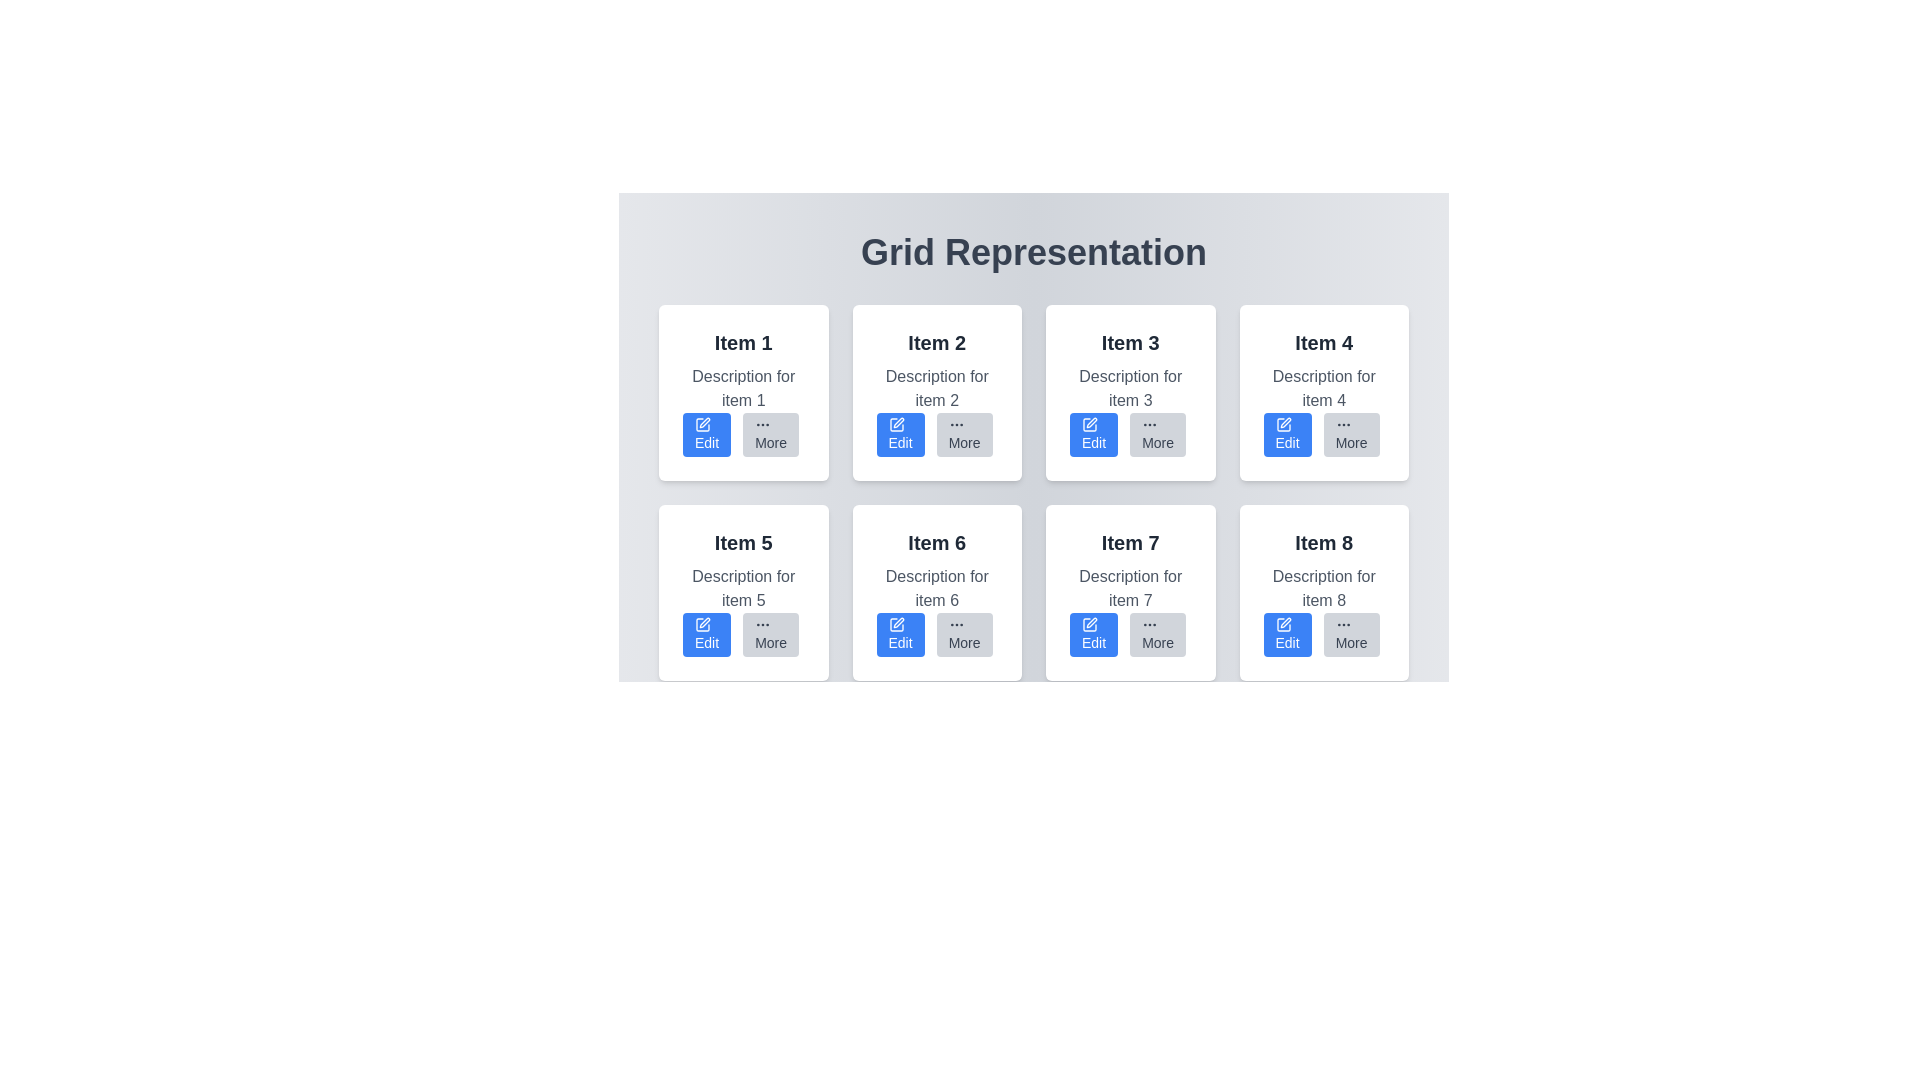  What do you see at coordinates (742, 543) in the screenshot?
I see `the prominently styled text element reading 'Item 5', which is displayed in bold and larger font size, located at the top of the fifth card in a grid layout` at bounding box center [742, 543].